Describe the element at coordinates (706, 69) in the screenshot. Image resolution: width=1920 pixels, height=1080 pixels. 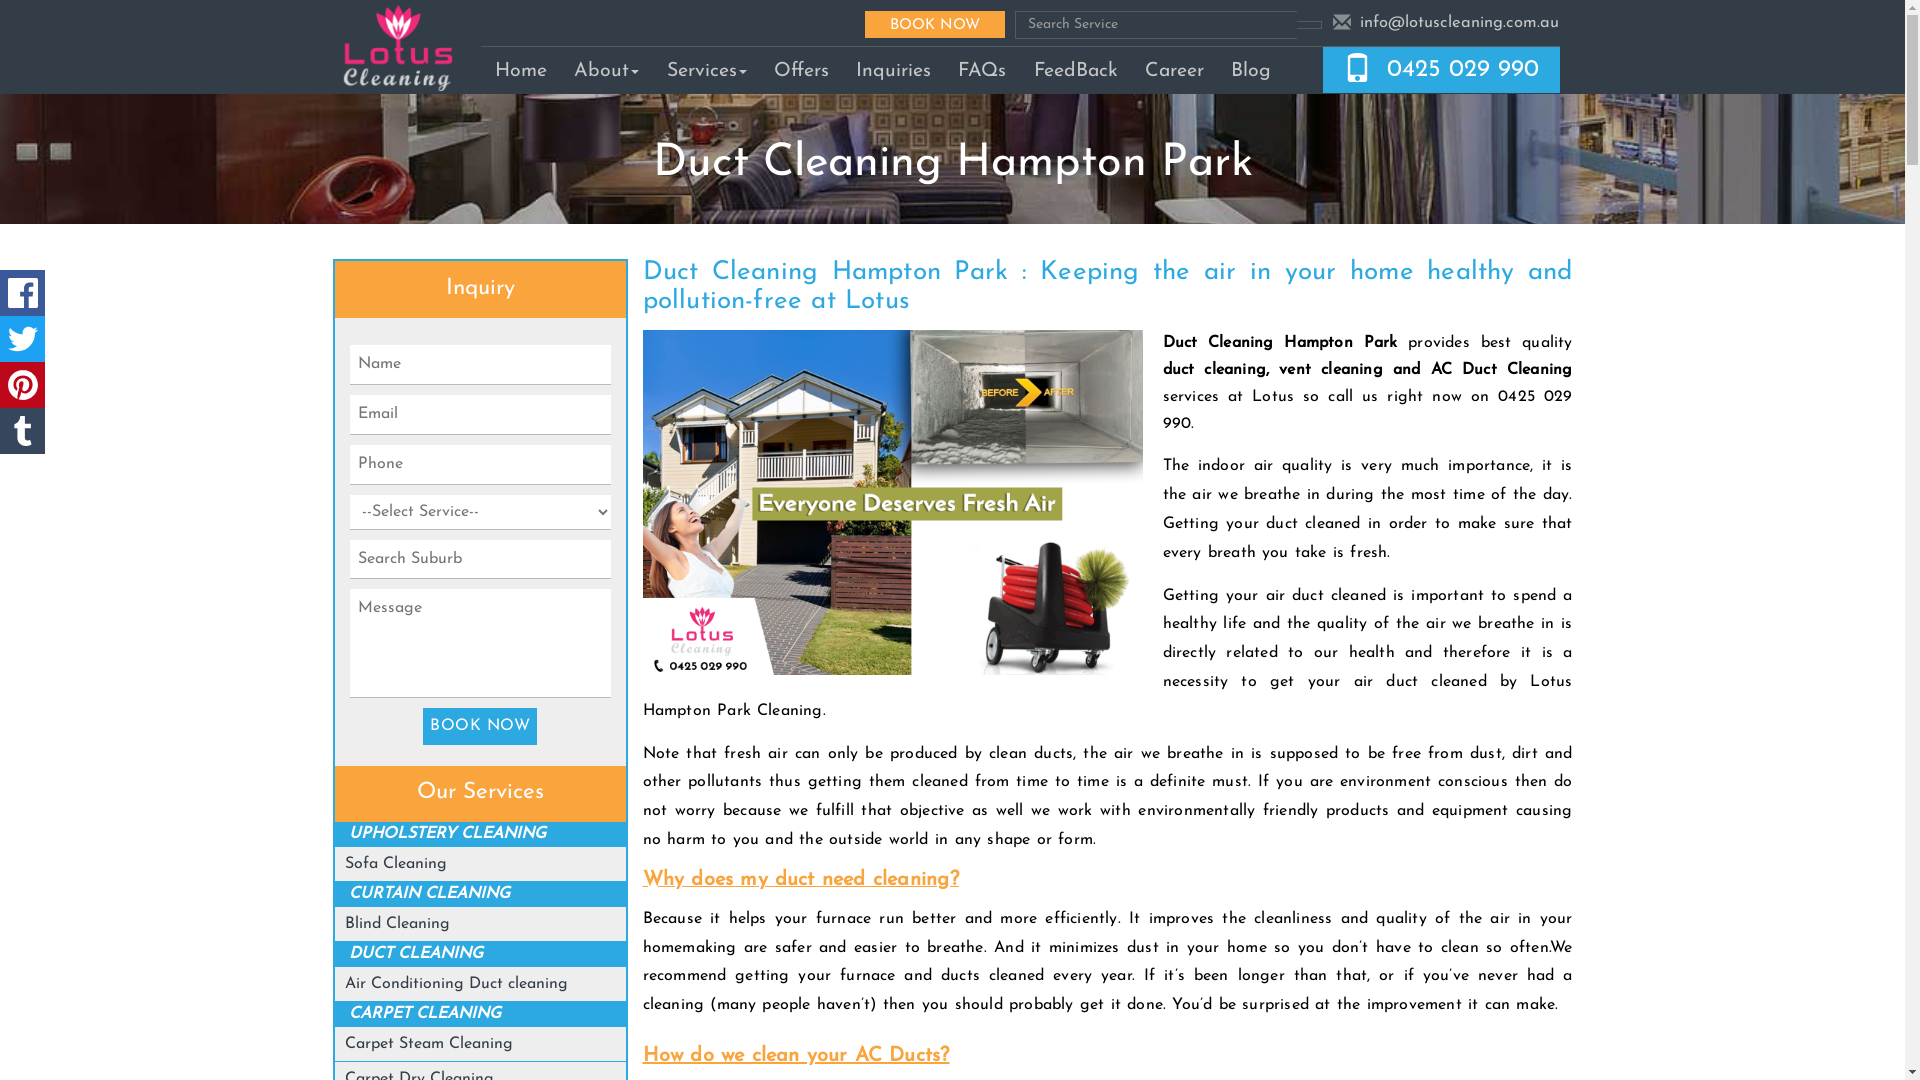
I see `'Services'` at that location.